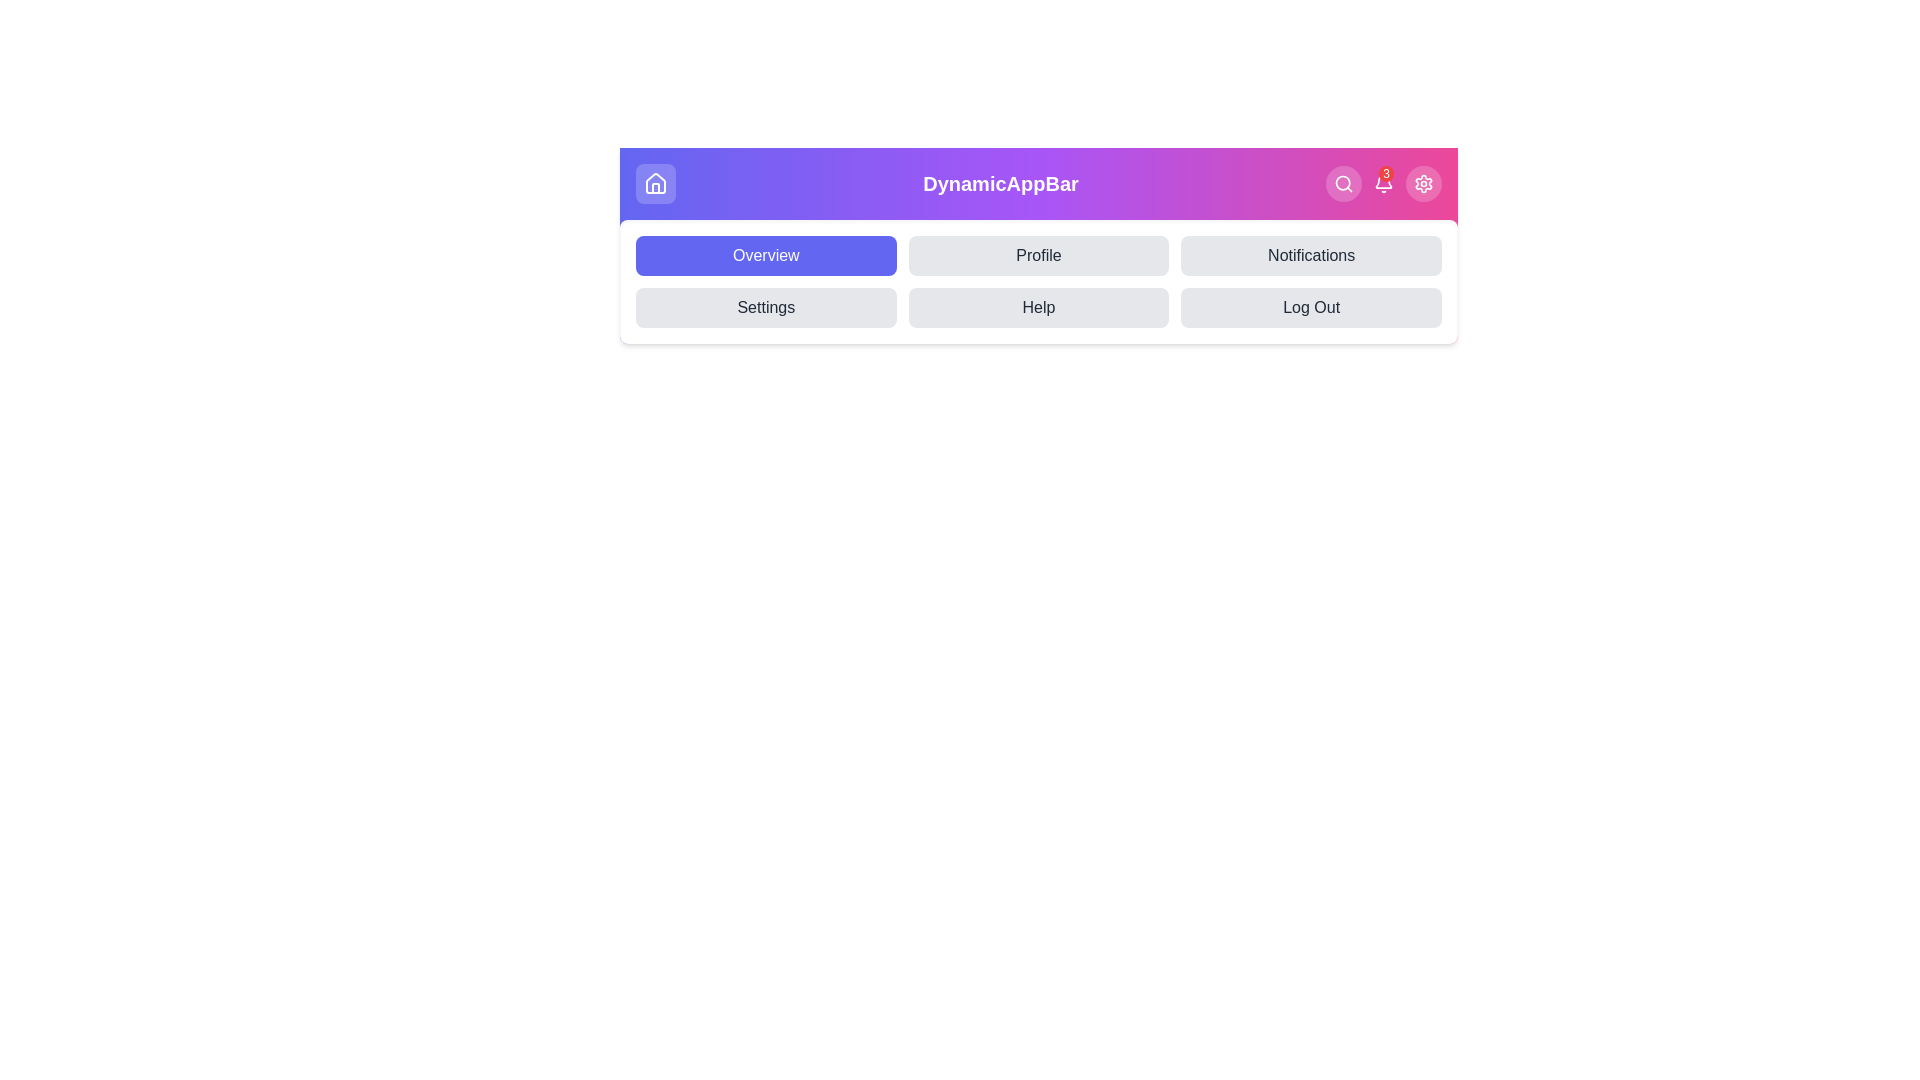  I want to click on the bell icon to view notifications, so click(1382, 184).